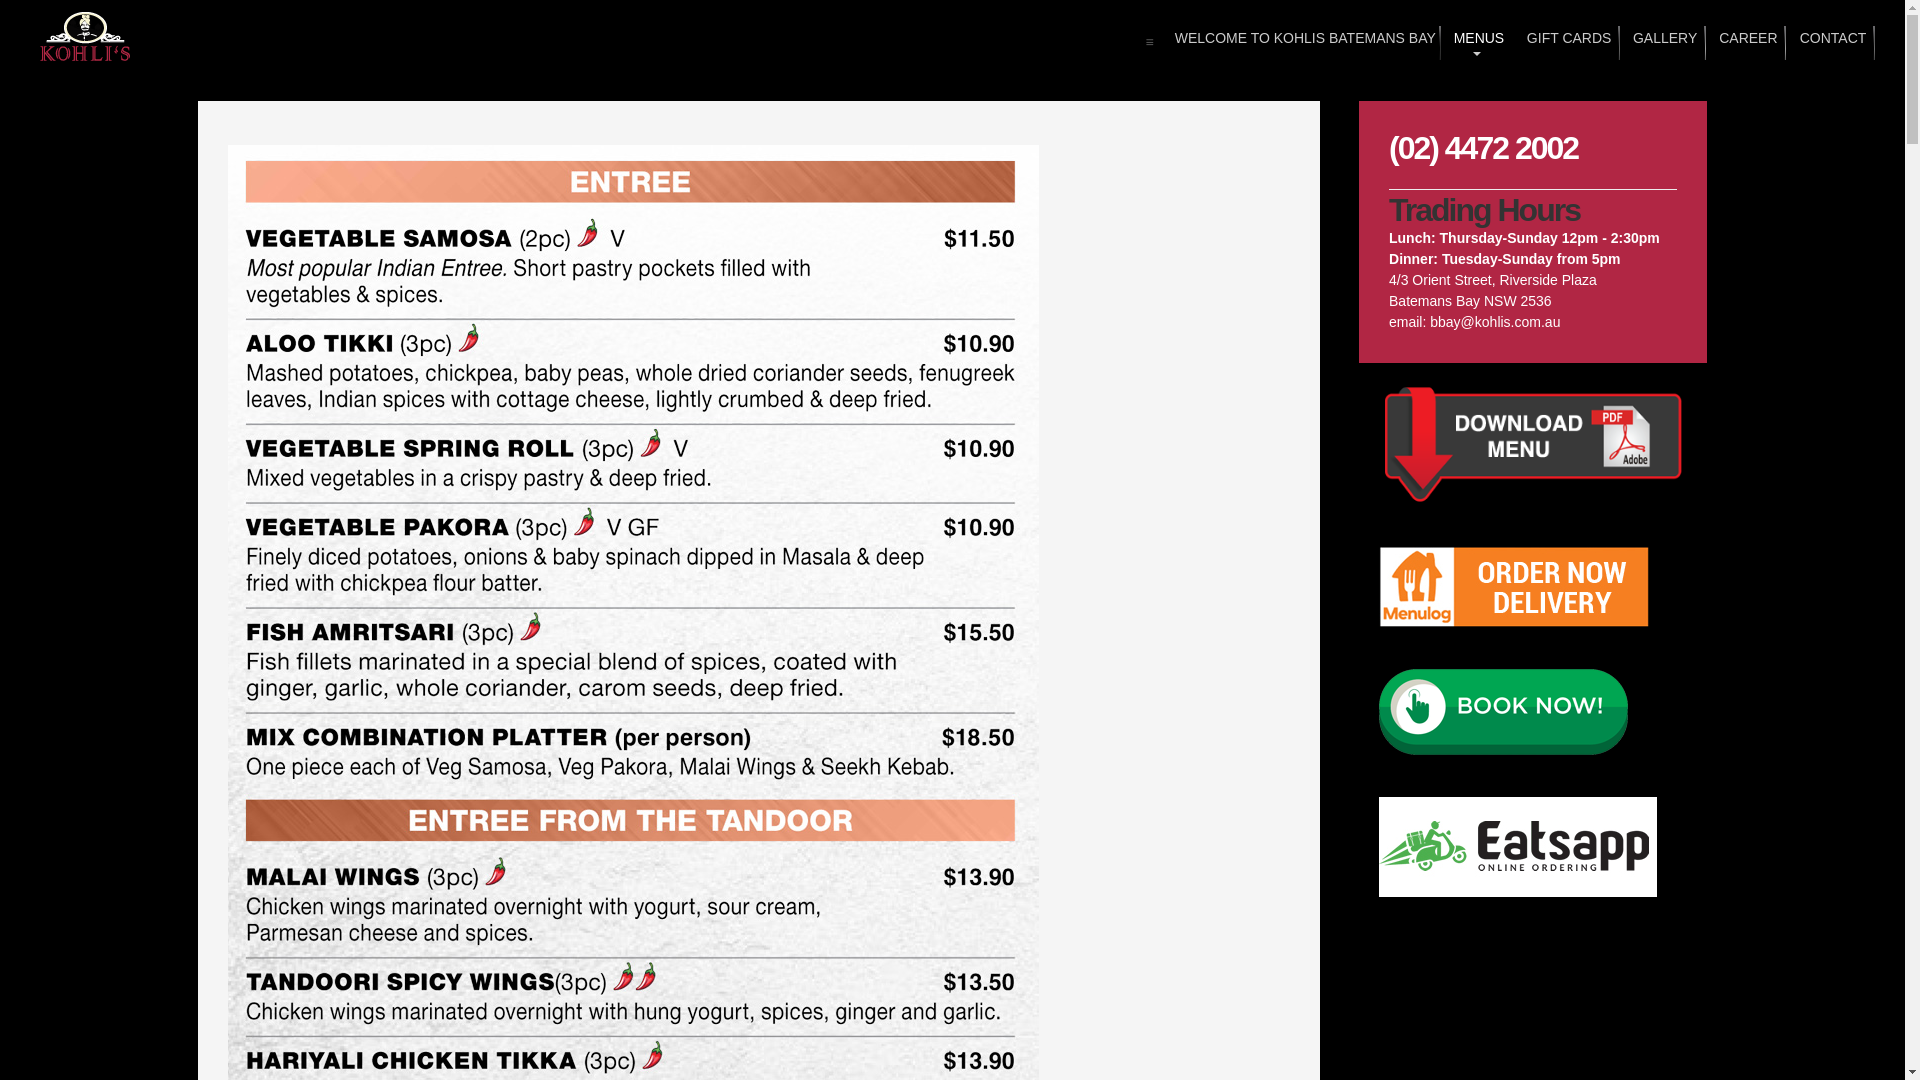 The width and height of the screenshot is (1920, 1080). Describe the element at coordinates (1745, 42) in the screenshot. I see `'CAREER'` at that location.